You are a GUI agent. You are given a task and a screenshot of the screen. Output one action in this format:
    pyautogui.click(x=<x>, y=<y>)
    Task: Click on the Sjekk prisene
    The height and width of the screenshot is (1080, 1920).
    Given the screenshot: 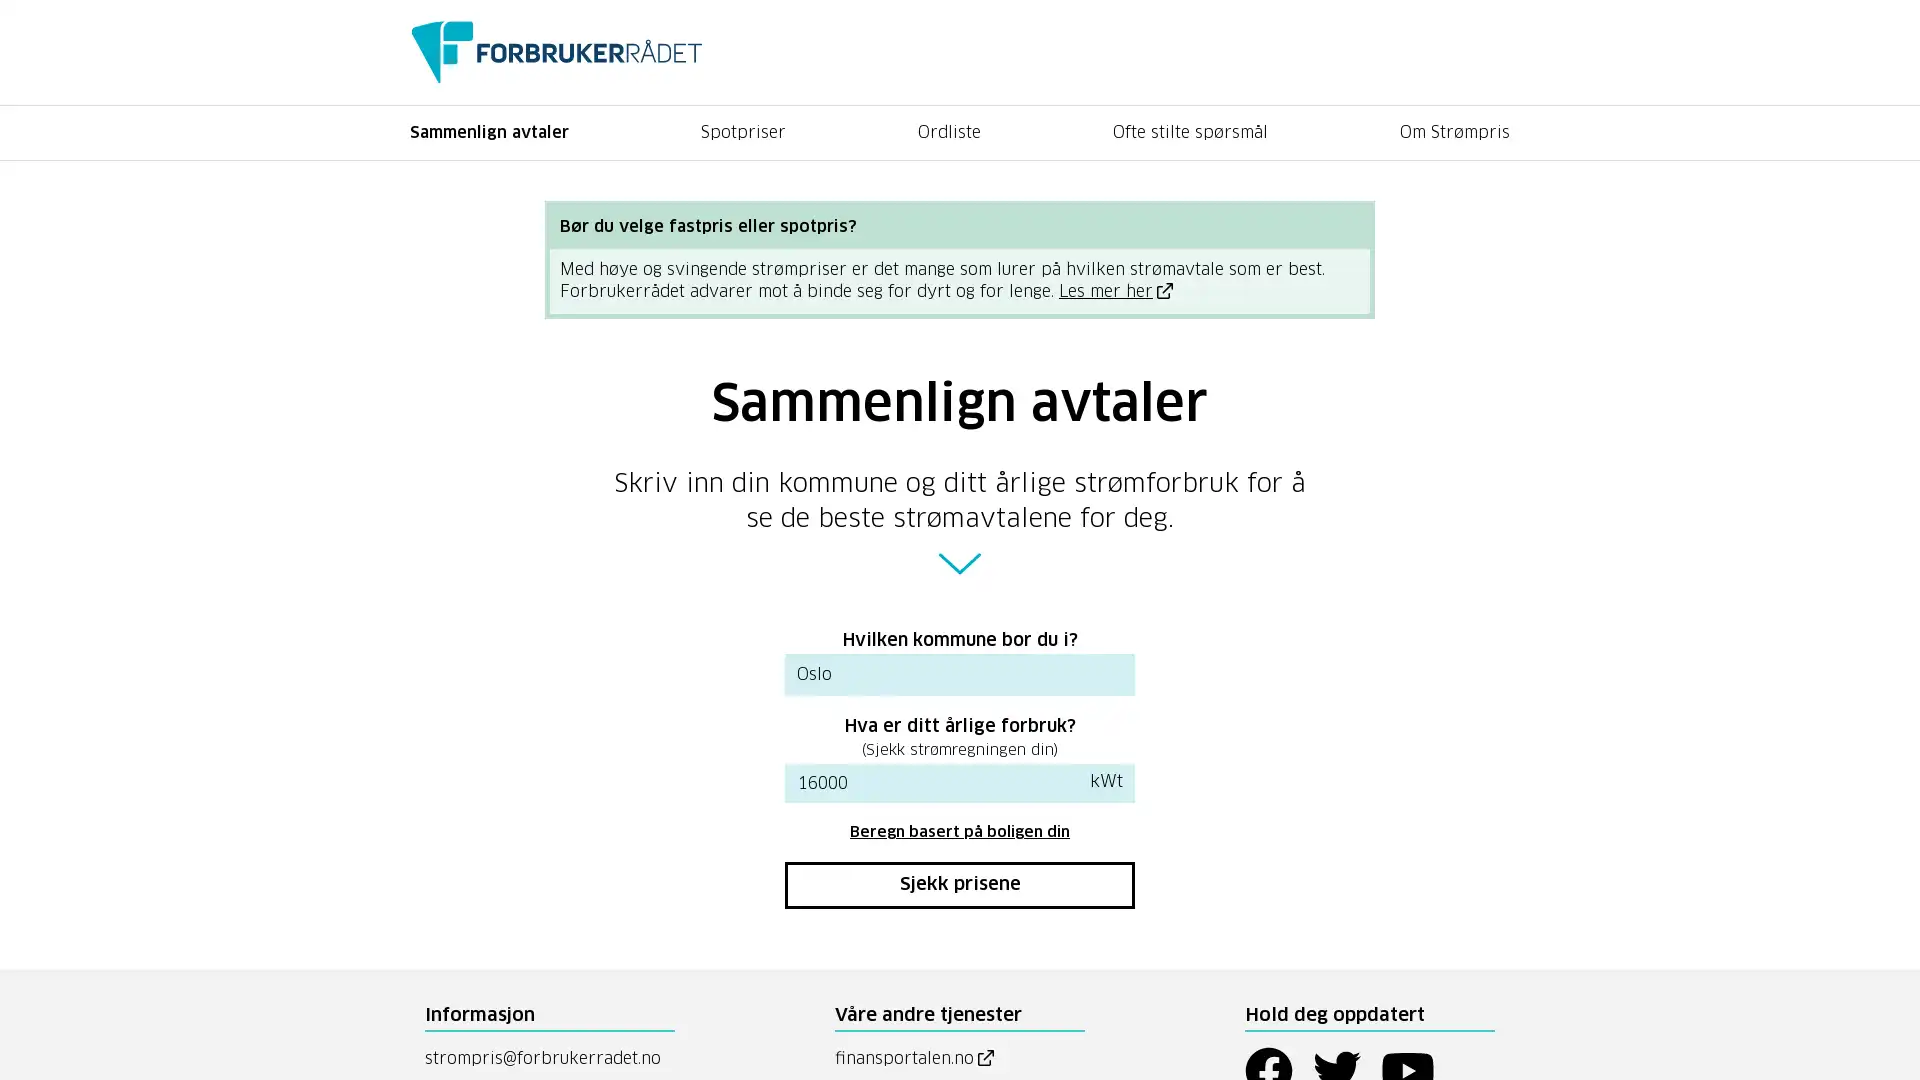 What is the action you would take?
    pyautogui.click(x=960, y=883)
    